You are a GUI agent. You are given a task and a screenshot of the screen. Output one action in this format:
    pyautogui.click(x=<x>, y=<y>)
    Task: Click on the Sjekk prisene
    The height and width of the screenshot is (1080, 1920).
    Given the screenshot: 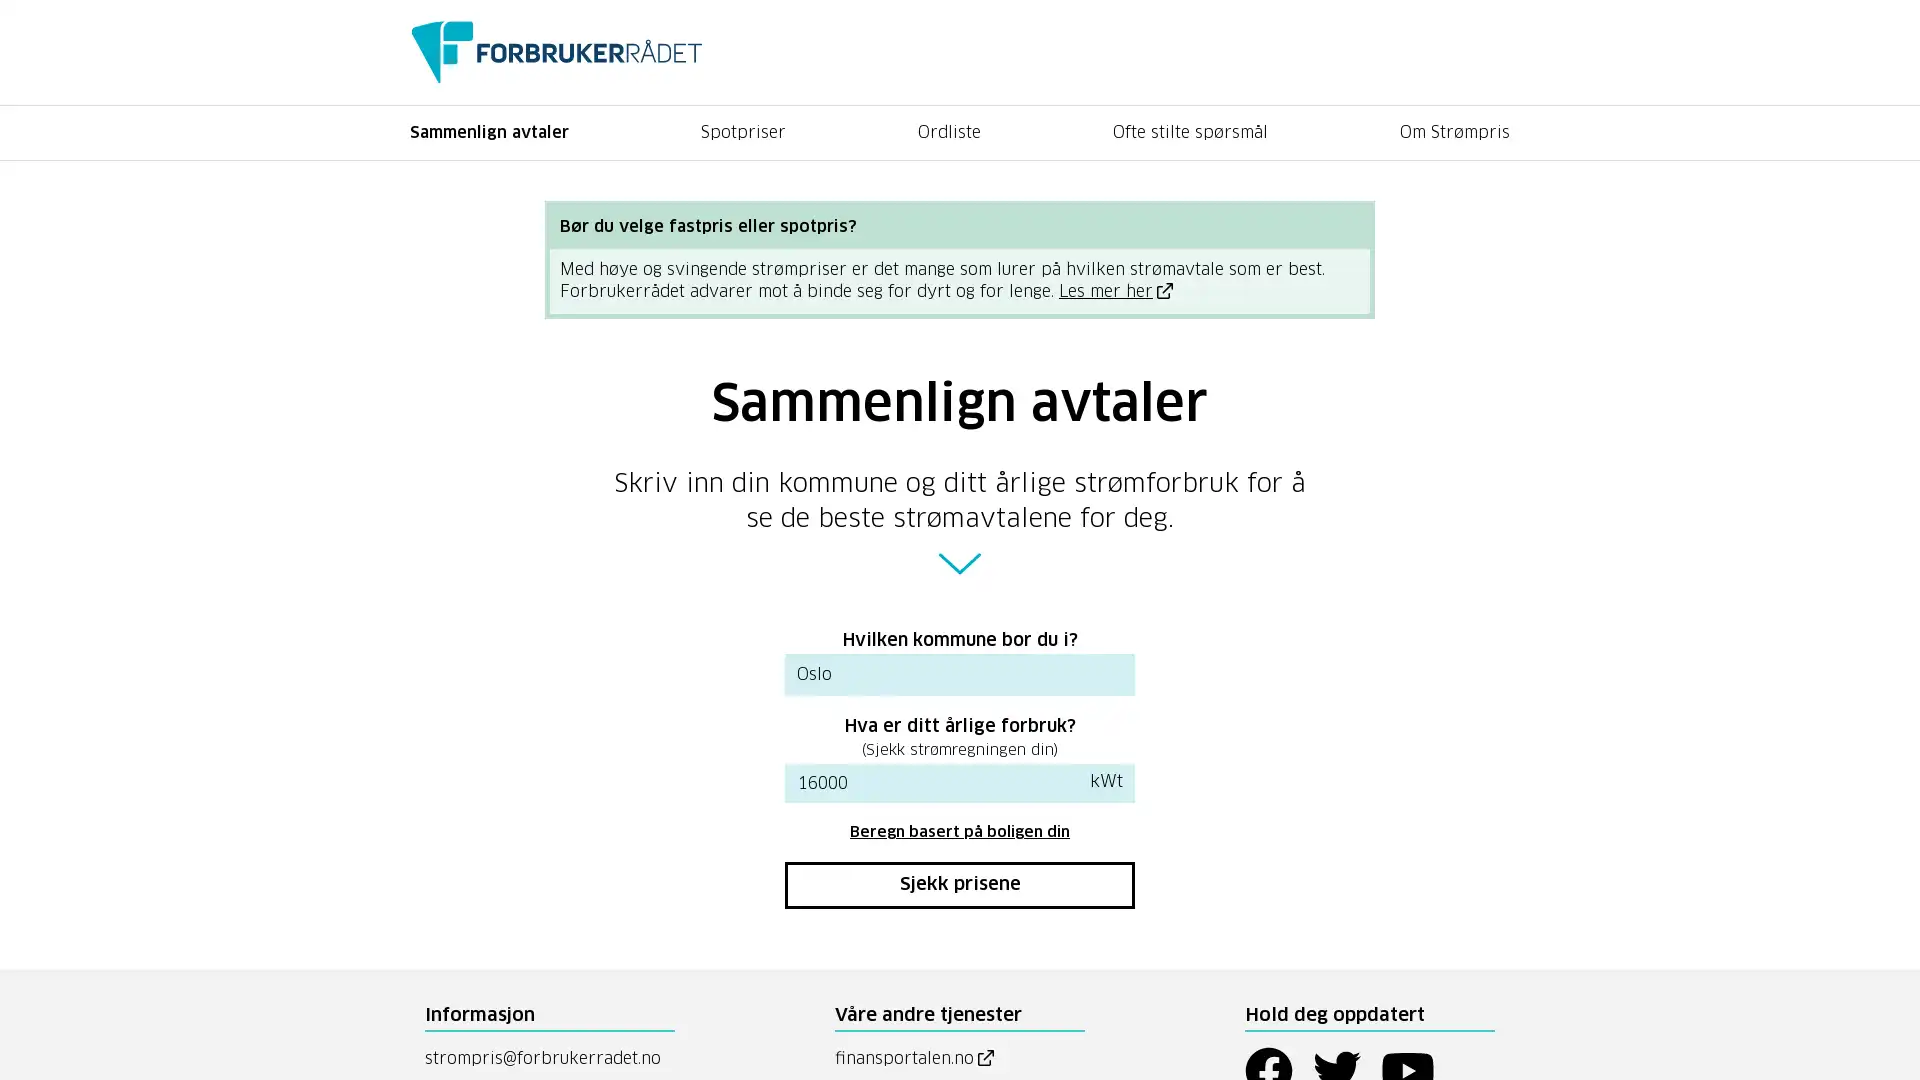 What is the action you would take?
    pyautogui.click(x=960, y=883)
    